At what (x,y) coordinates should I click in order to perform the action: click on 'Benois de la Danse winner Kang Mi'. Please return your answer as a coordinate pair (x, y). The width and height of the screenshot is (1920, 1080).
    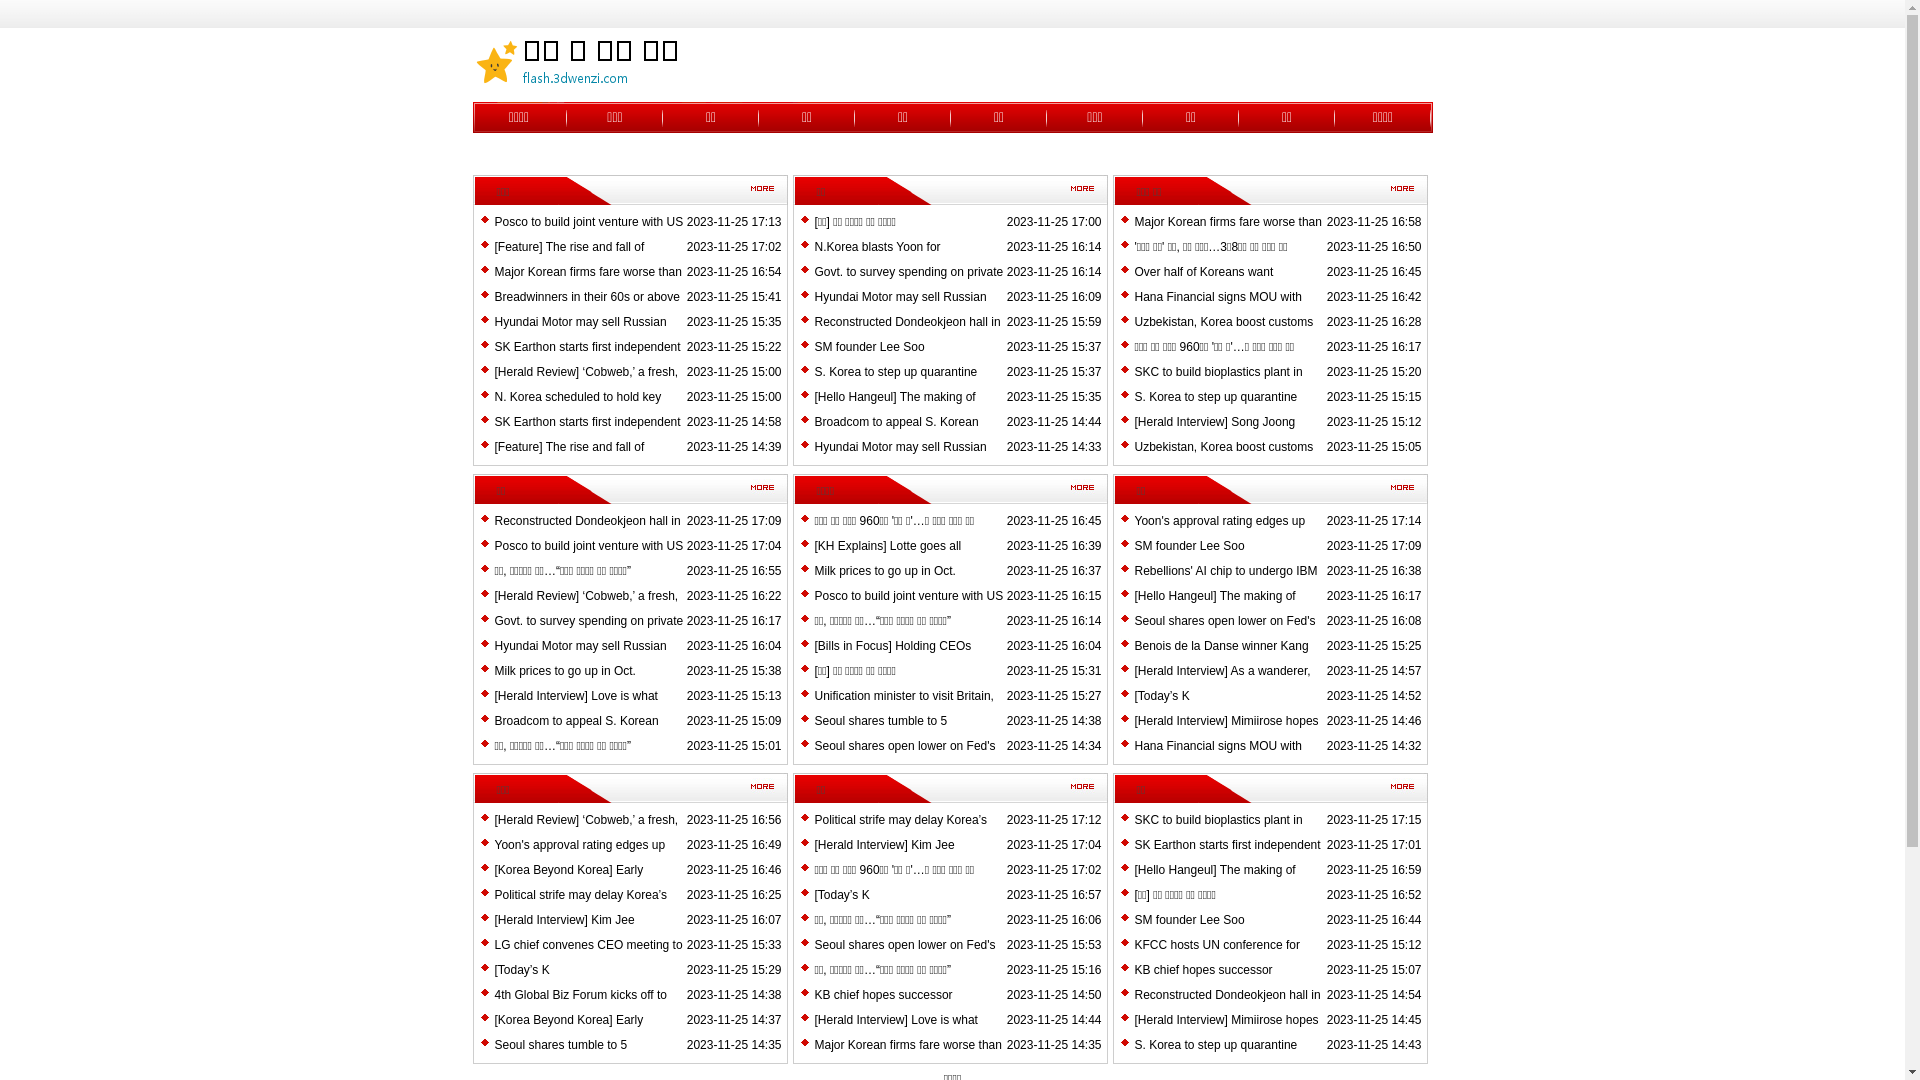
    Looking at the image, I should click on (1219, 658).